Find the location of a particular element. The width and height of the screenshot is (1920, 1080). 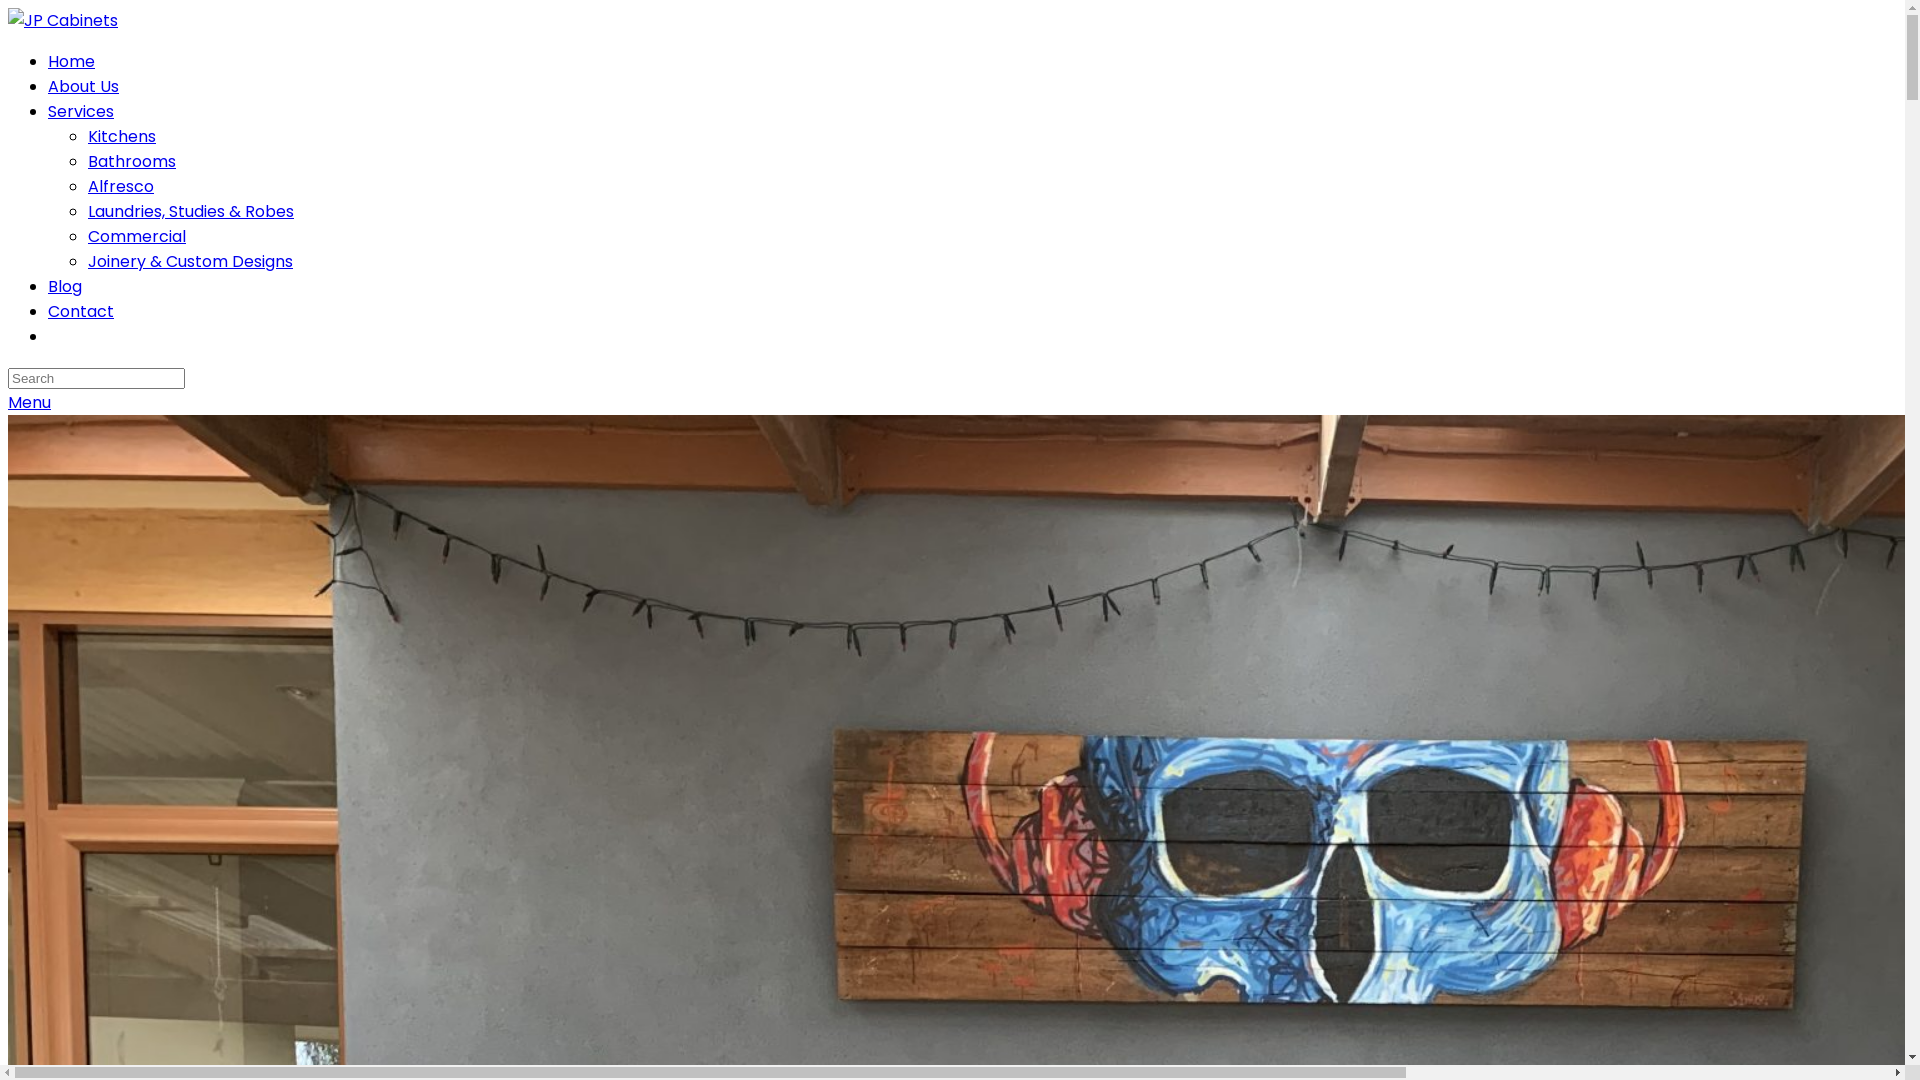

'About Us' is located at coordinates (82, 85).